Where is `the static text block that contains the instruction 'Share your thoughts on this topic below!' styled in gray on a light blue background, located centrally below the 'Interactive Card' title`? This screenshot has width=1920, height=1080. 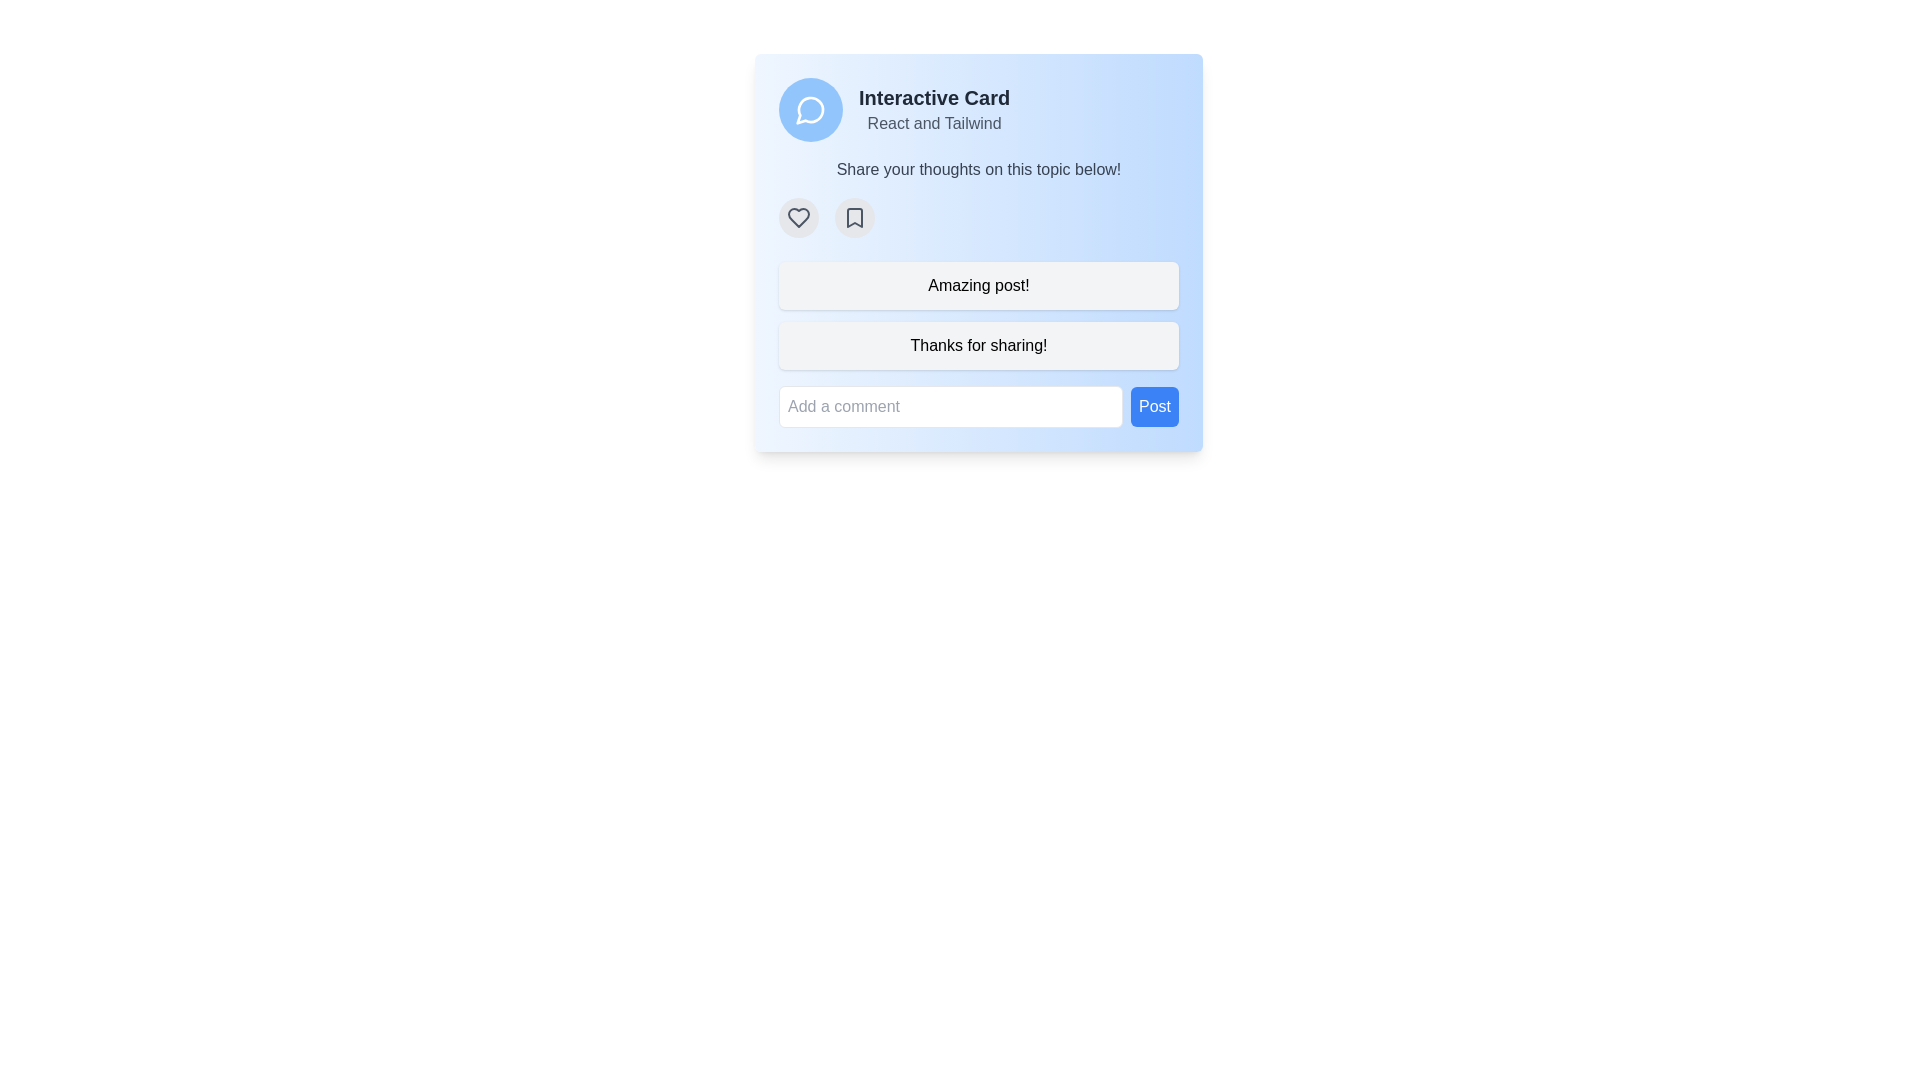
the static text block that contains the instruction 'Share your thoughts on this topic below!' styled in gray on a light blue background, located centrally below the 'Interactive Card' title is located at coordinates (979, 168).